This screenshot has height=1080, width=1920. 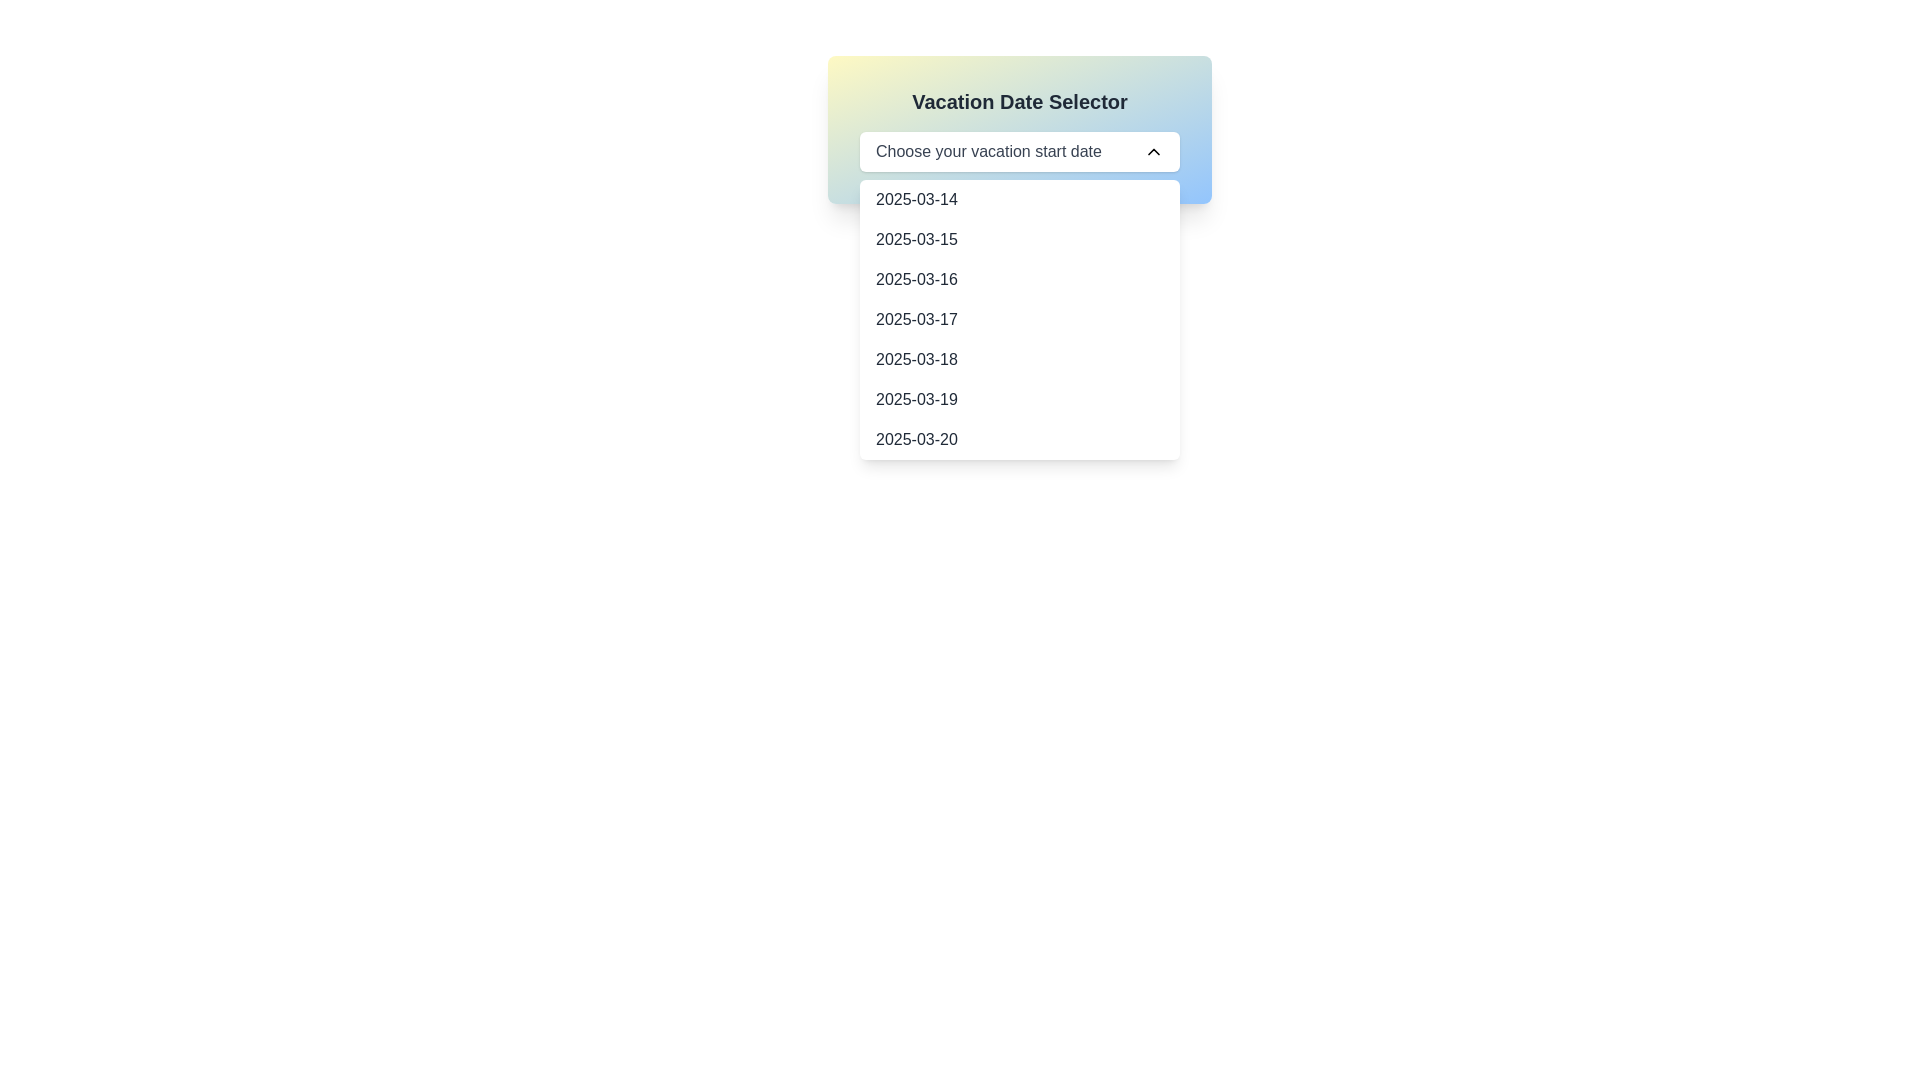 What do you see at coordinates (1019, 238) in the screenshot?
I see `the selectable option in the dropdown menu for the date '2025-03-15'` at bounding box center [1019, 238].